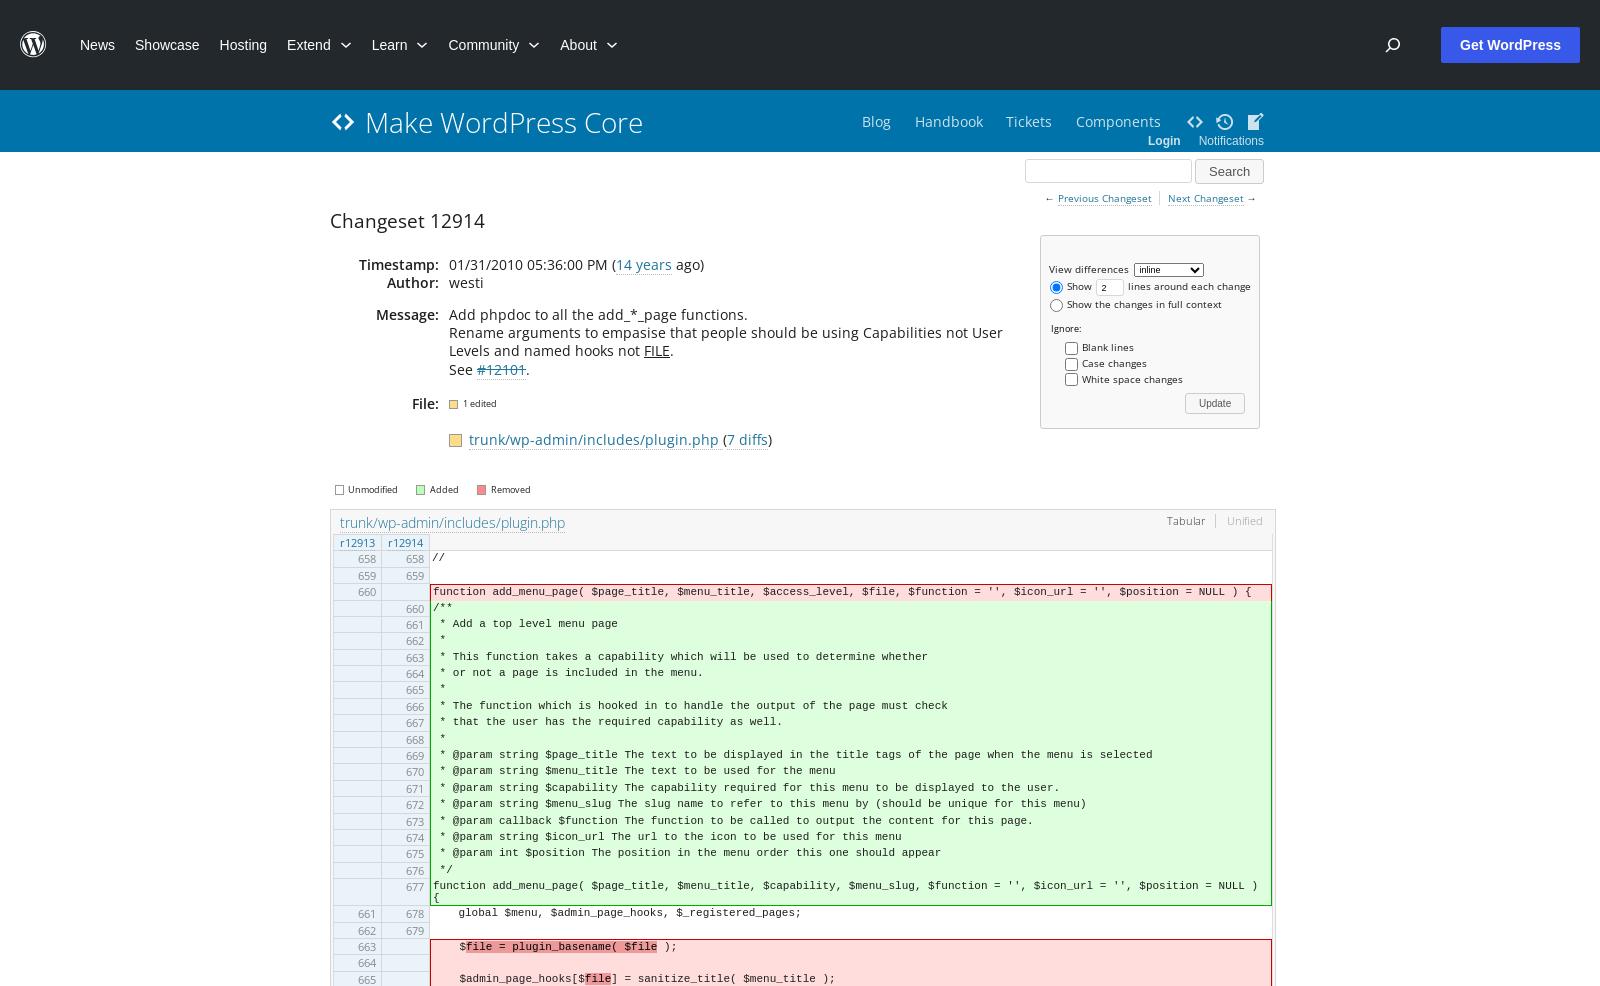  I want to click on '671', so click(413, 787).